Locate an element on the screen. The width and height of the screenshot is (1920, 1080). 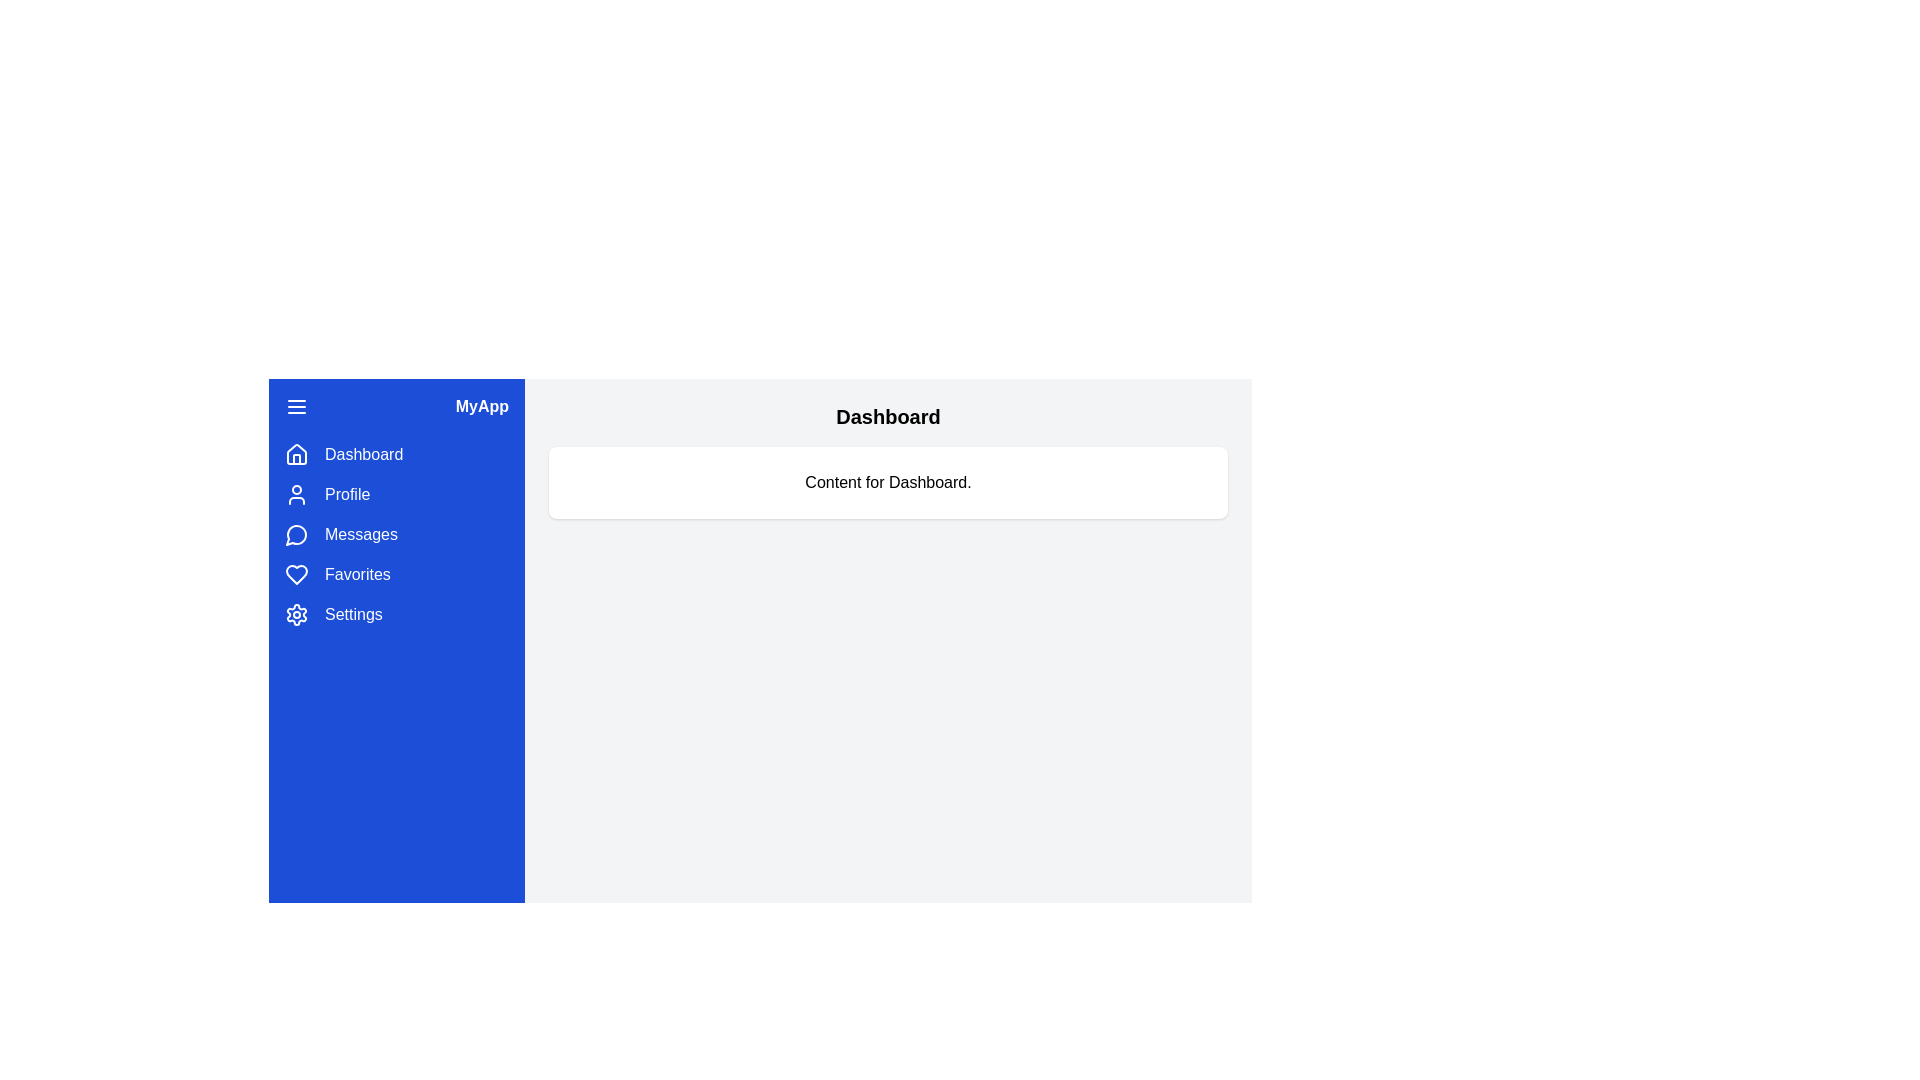
the third navigation item for accessing the Messages section, positioned between 'Profile' and 'Favorites' is located at coordinates (397, 534).